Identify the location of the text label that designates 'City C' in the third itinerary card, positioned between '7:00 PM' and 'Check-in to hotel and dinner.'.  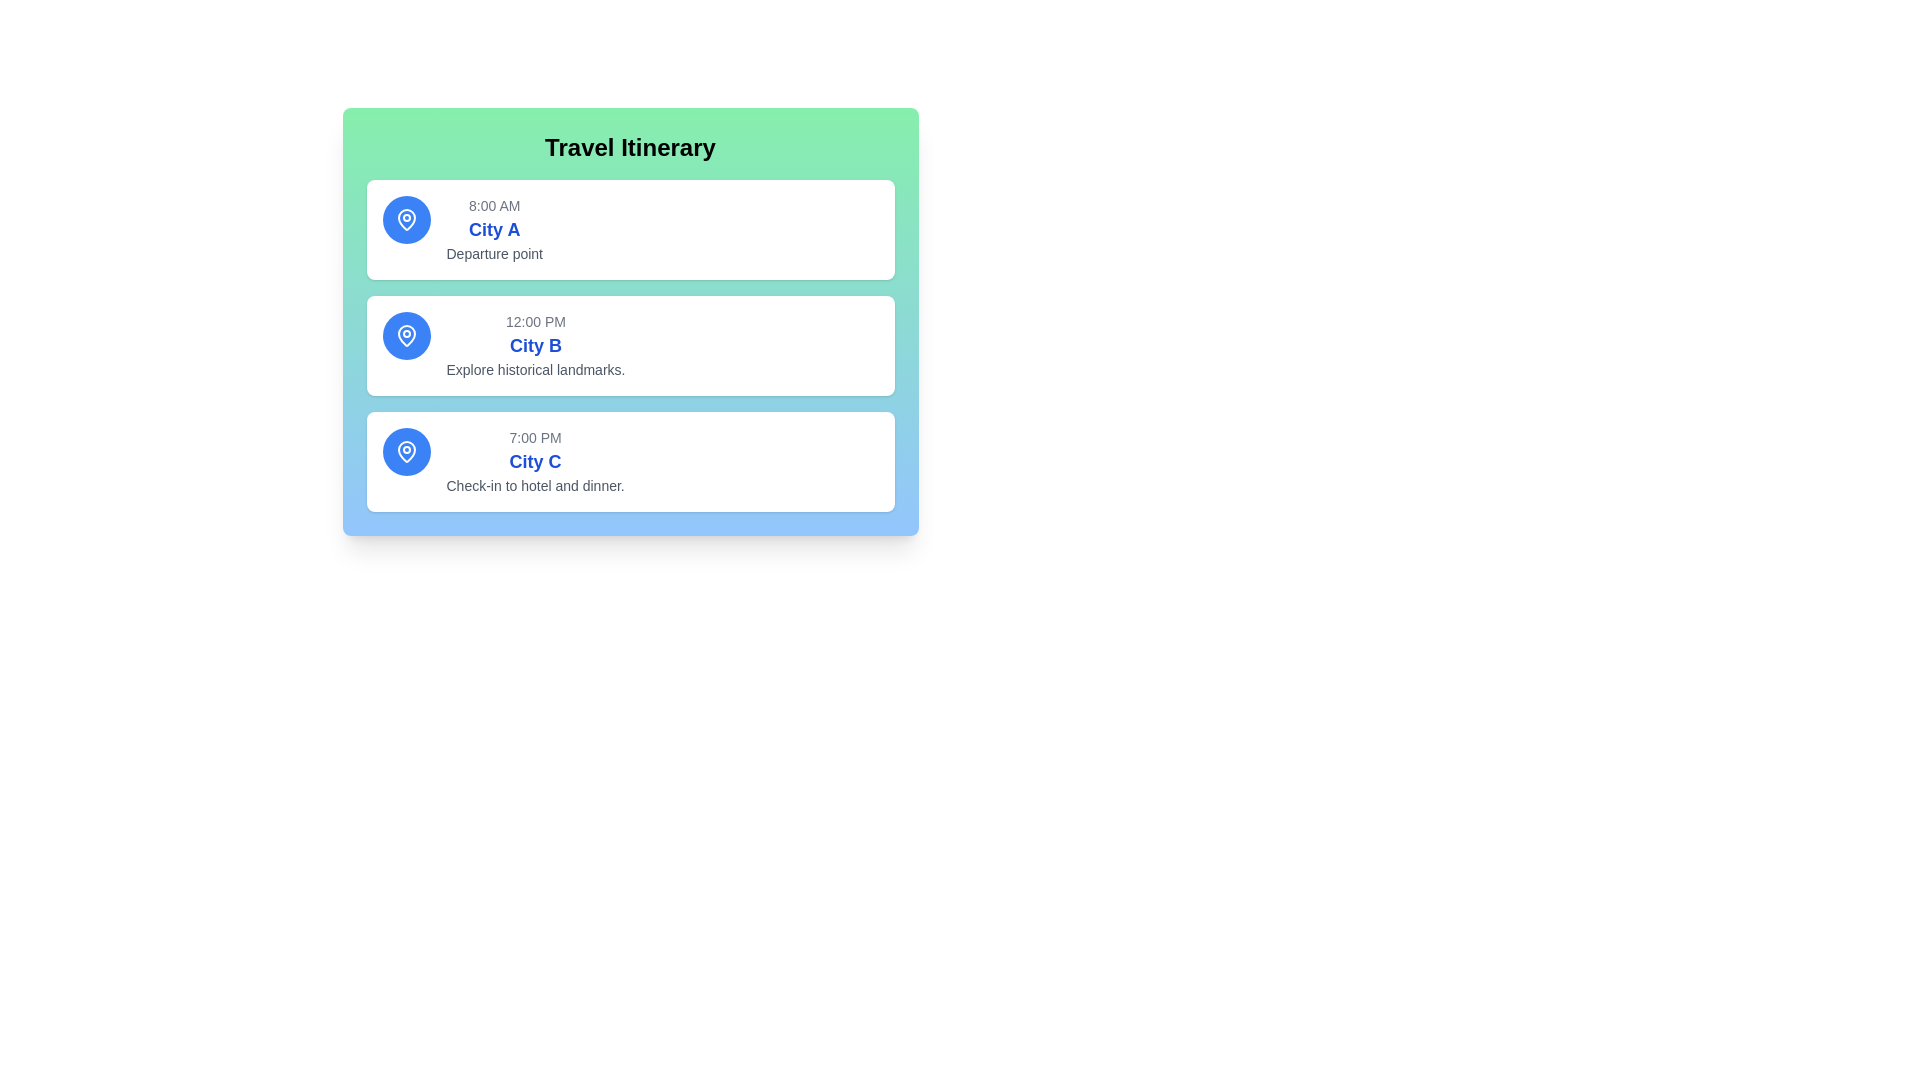
(535, 462).